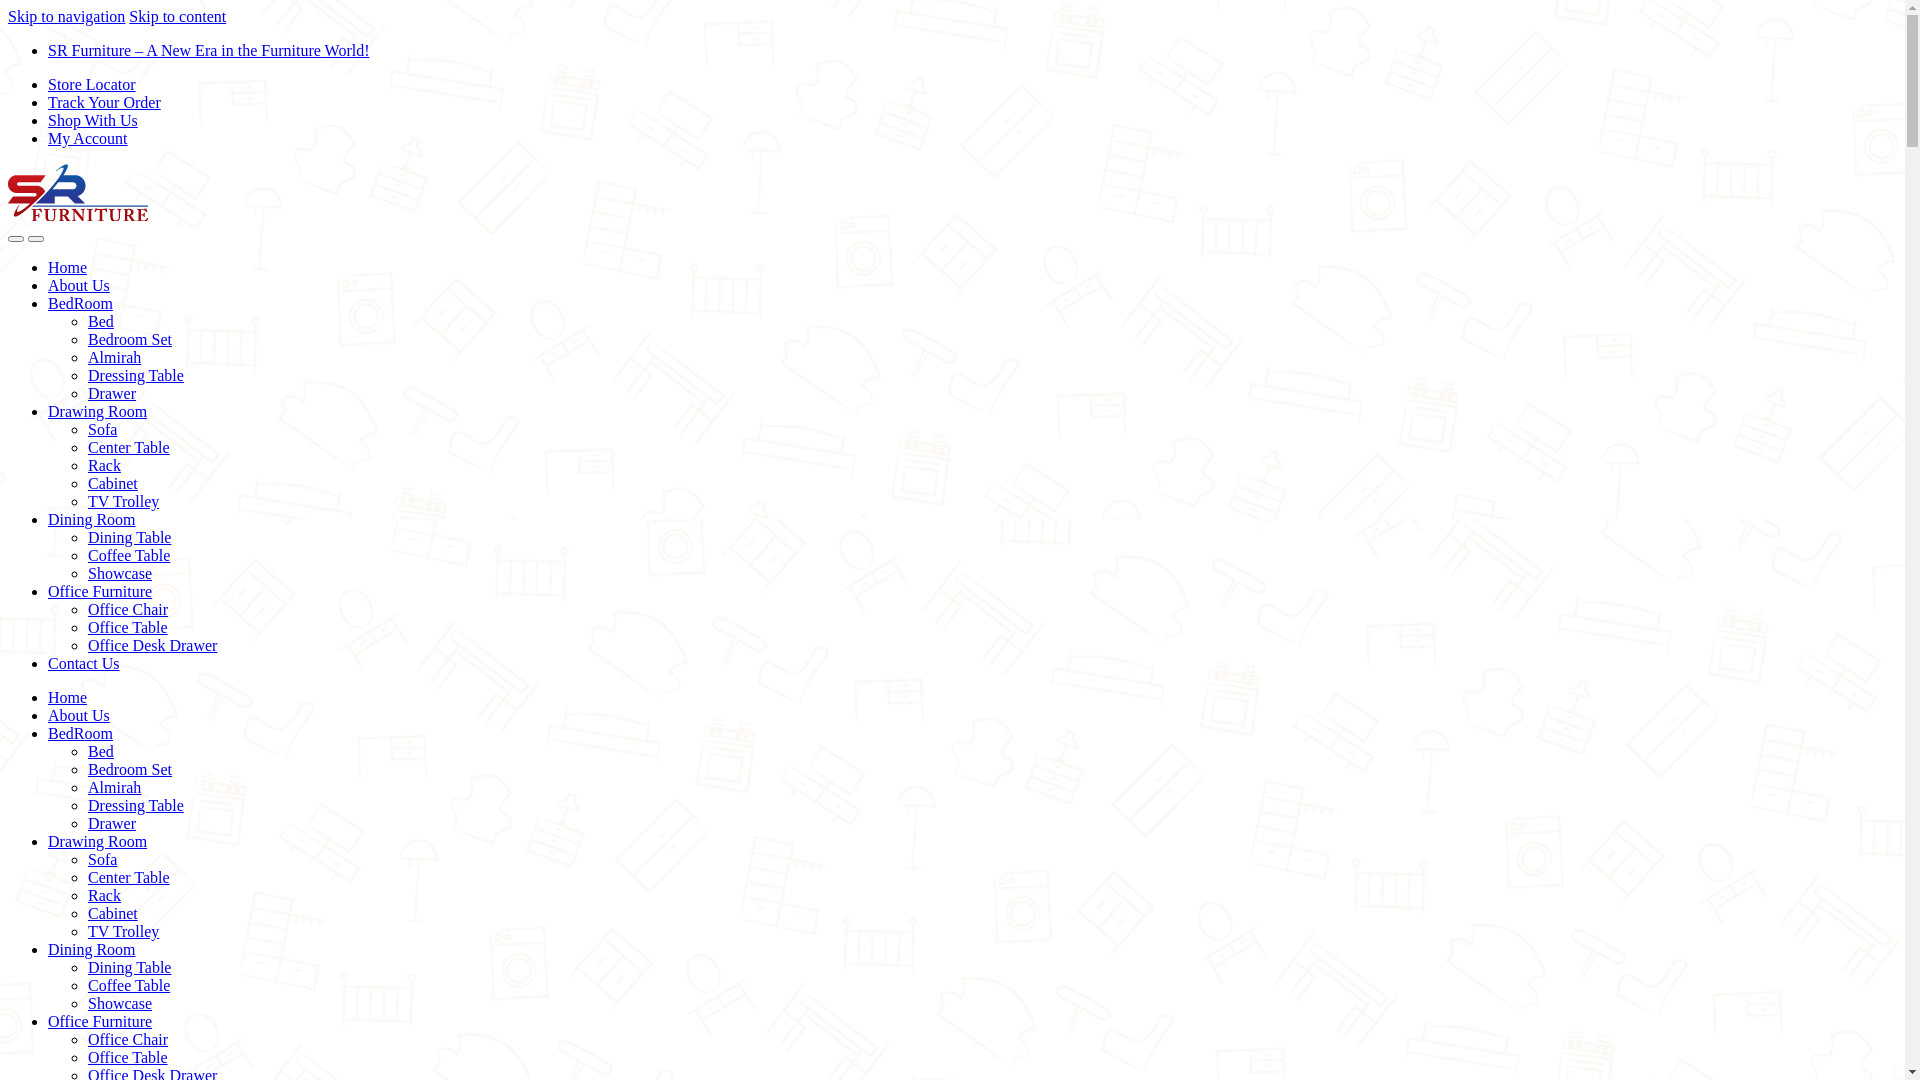  I want to click on 'Coffee Table', so click(86, 555).